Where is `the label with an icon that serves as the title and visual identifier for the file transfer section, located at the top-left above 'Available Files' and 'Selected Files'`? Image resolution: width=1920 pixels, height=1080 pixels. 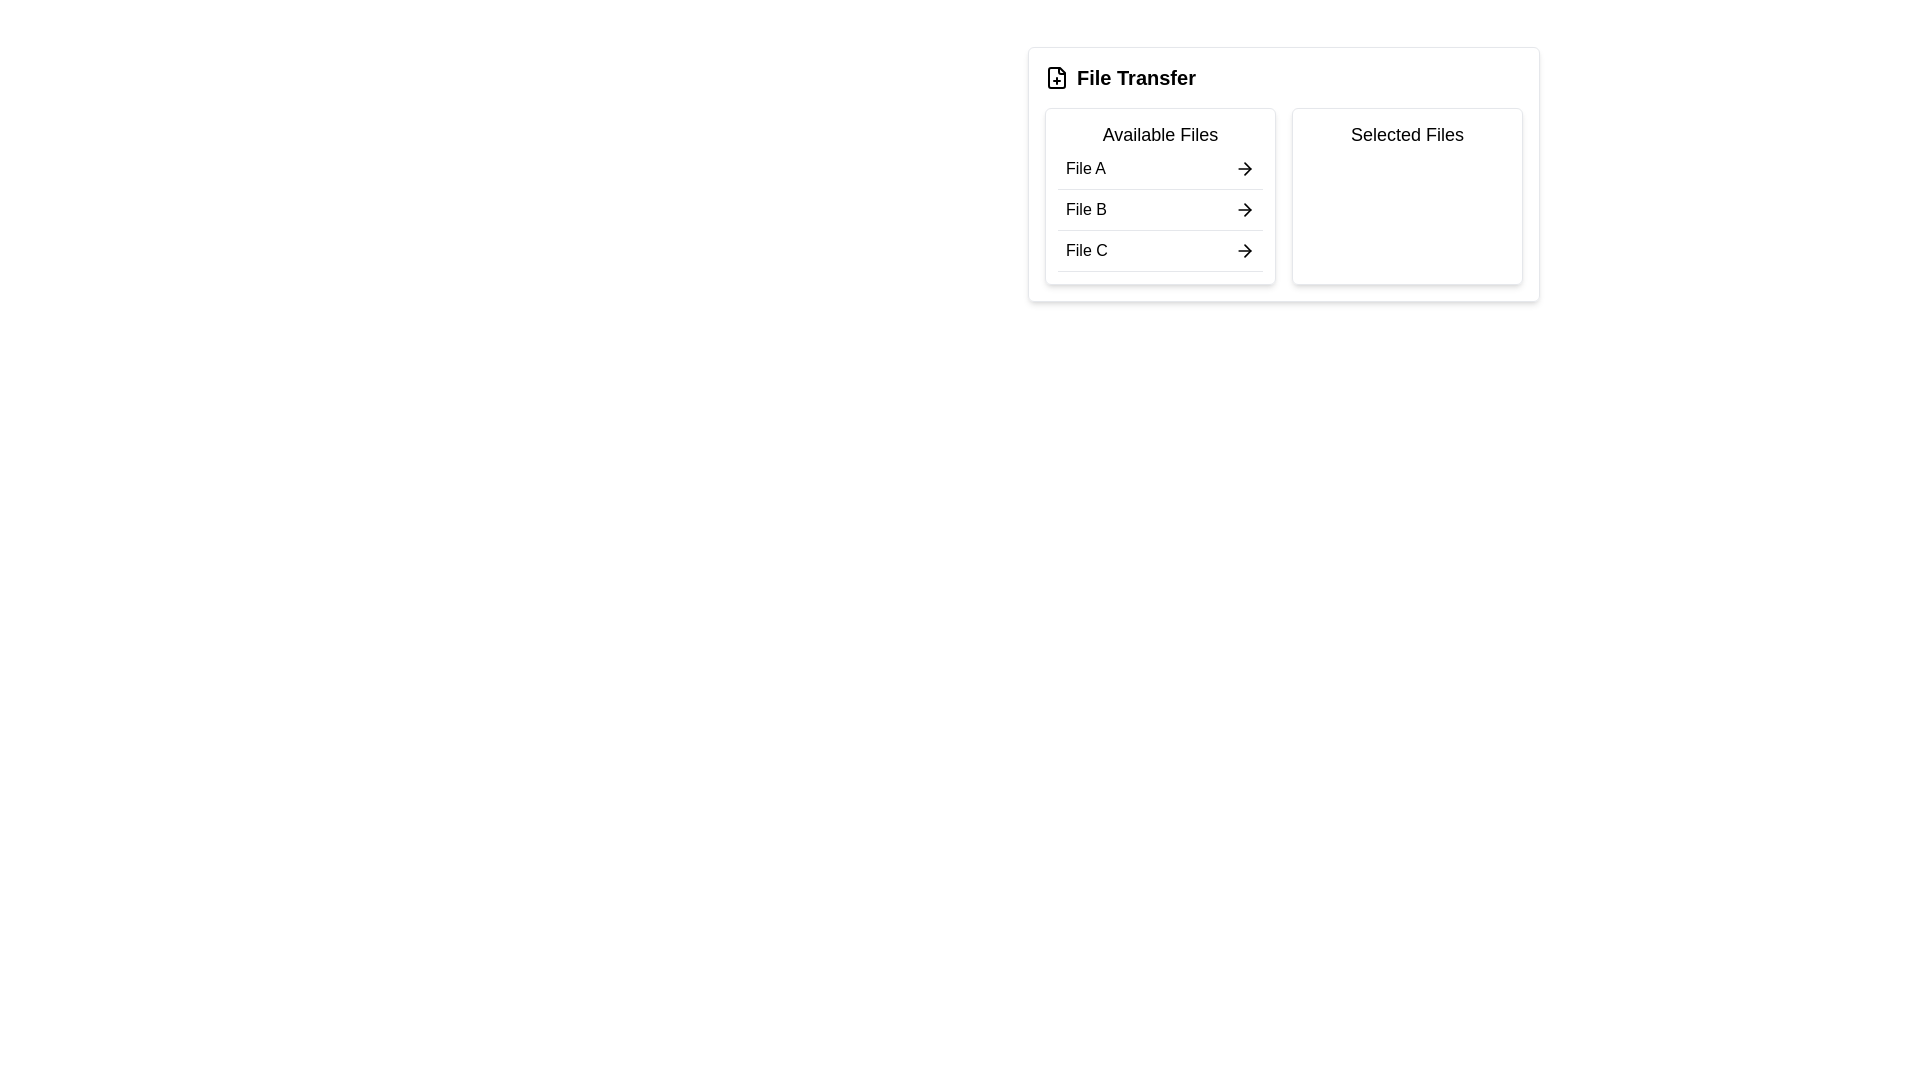 the label with an icon that serves as the title and visual identifier for the file transfer section, located at the top-left above 'Available Files' and 'Selected Files' is located at coordinates (1120, 76).